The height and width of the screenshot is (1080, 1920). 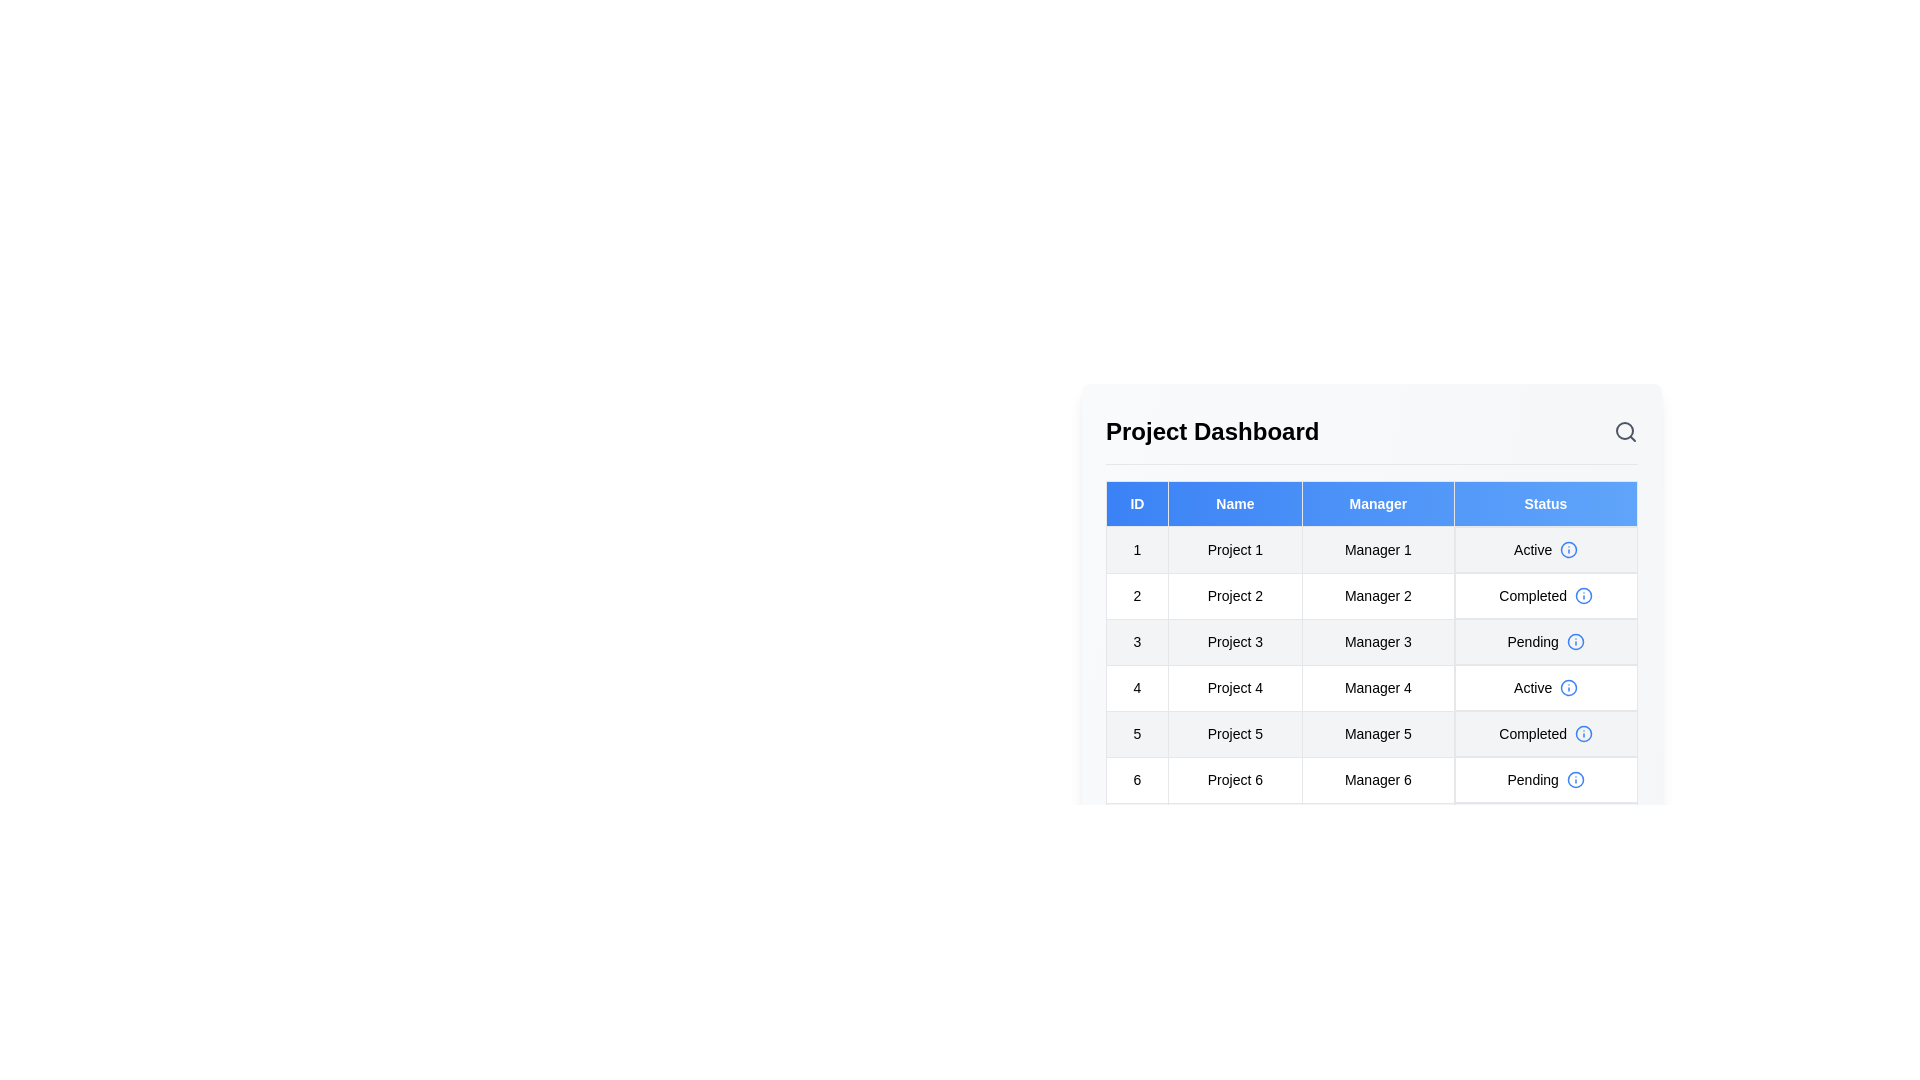 I want to click on the information icon for the status of project 5, so click(x=1583, y=733).